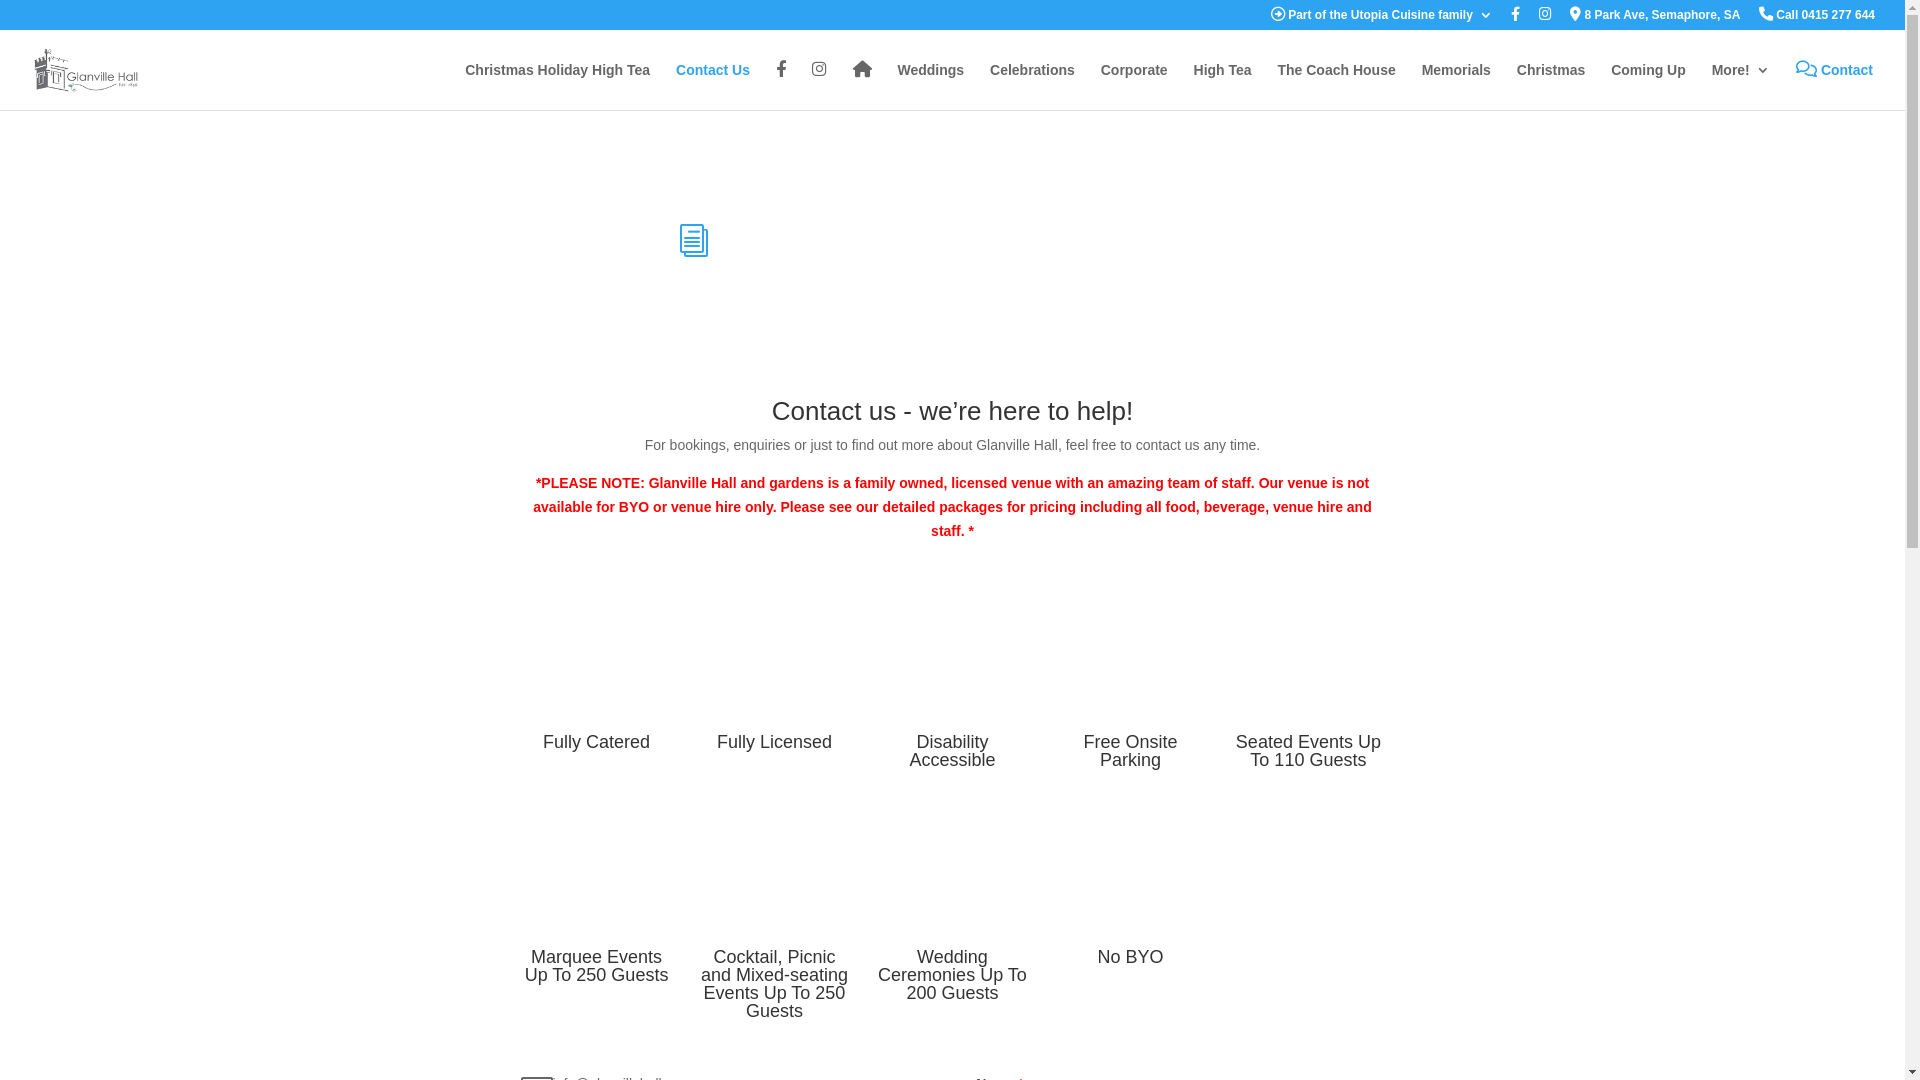 This screenshot has width=1920, height=1080. What do you see at coordinates (713, 85) in the screenshot?
I see `'Contact Us'` at bounding box center [713, 85].